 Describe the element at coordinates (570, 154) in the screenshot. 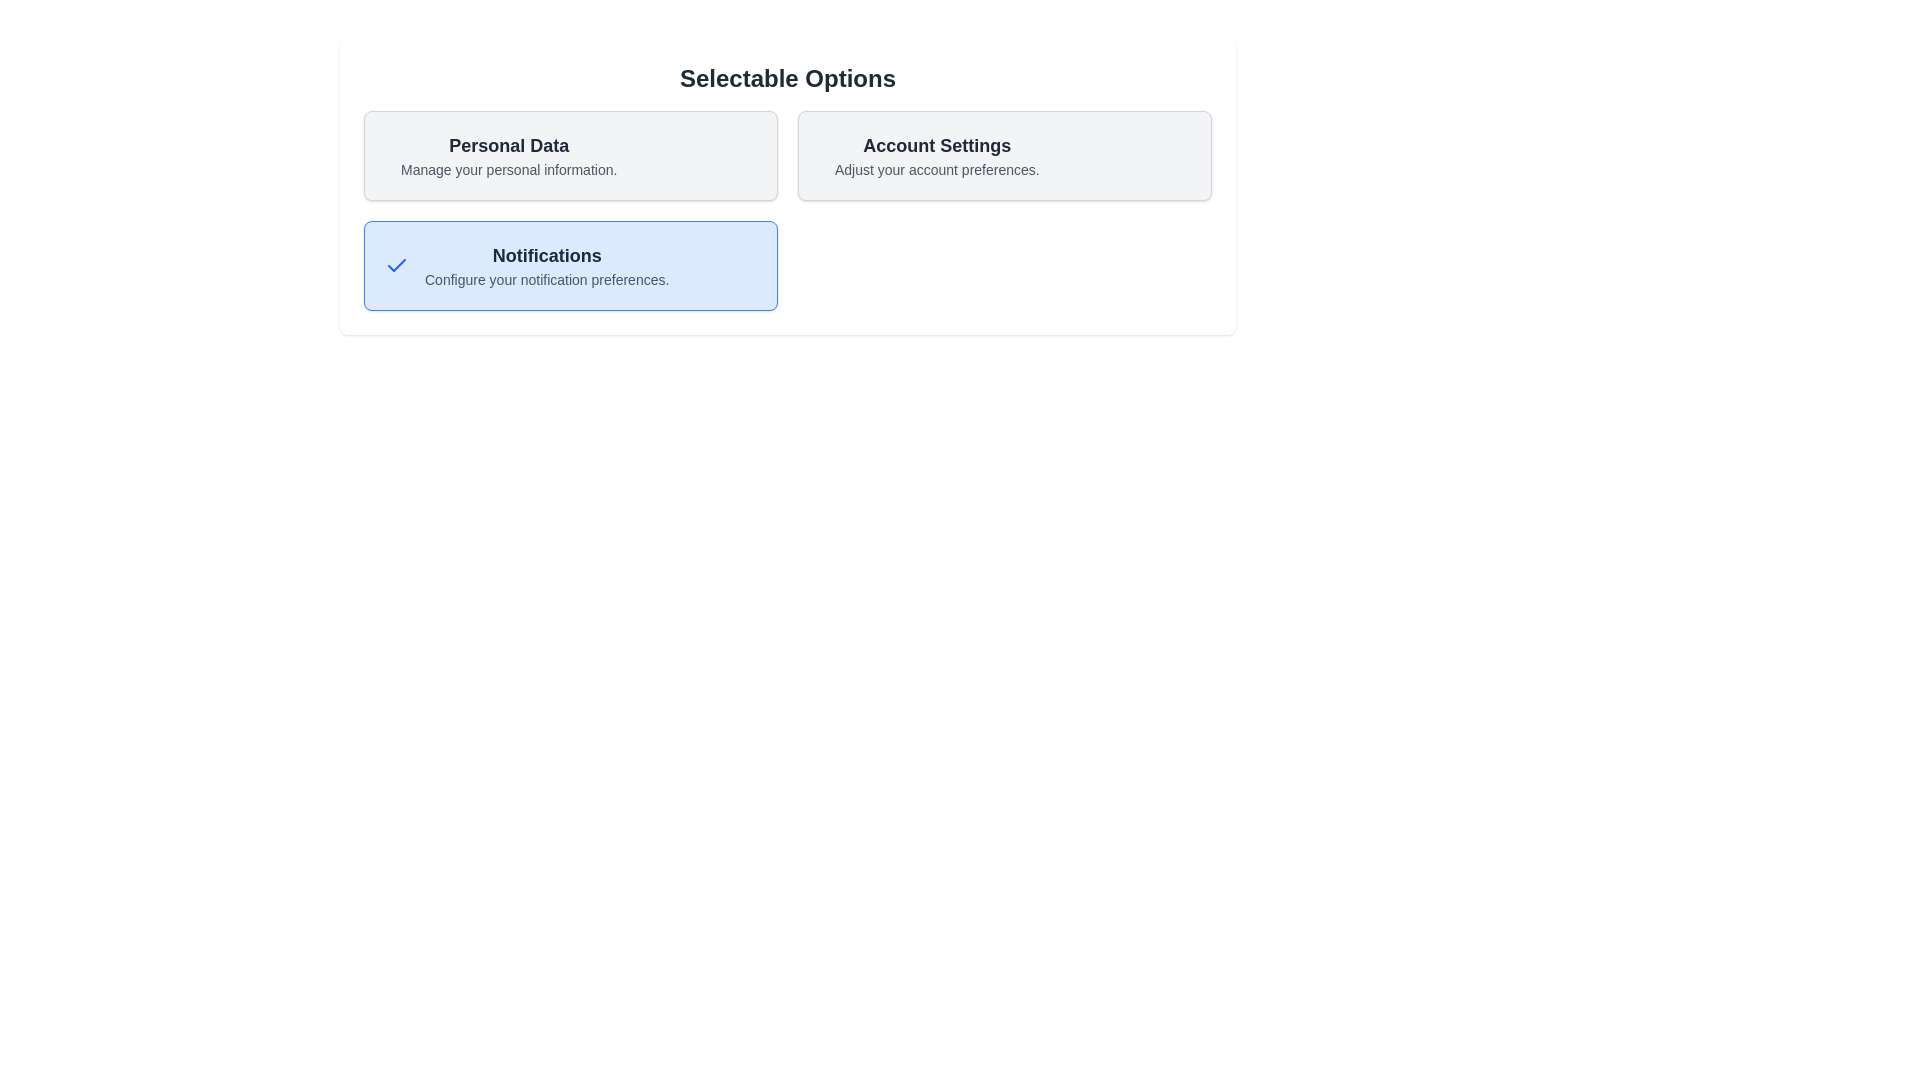

I see `the 'Personal Data' card located in the upper-left section of the grid layout` at that location.